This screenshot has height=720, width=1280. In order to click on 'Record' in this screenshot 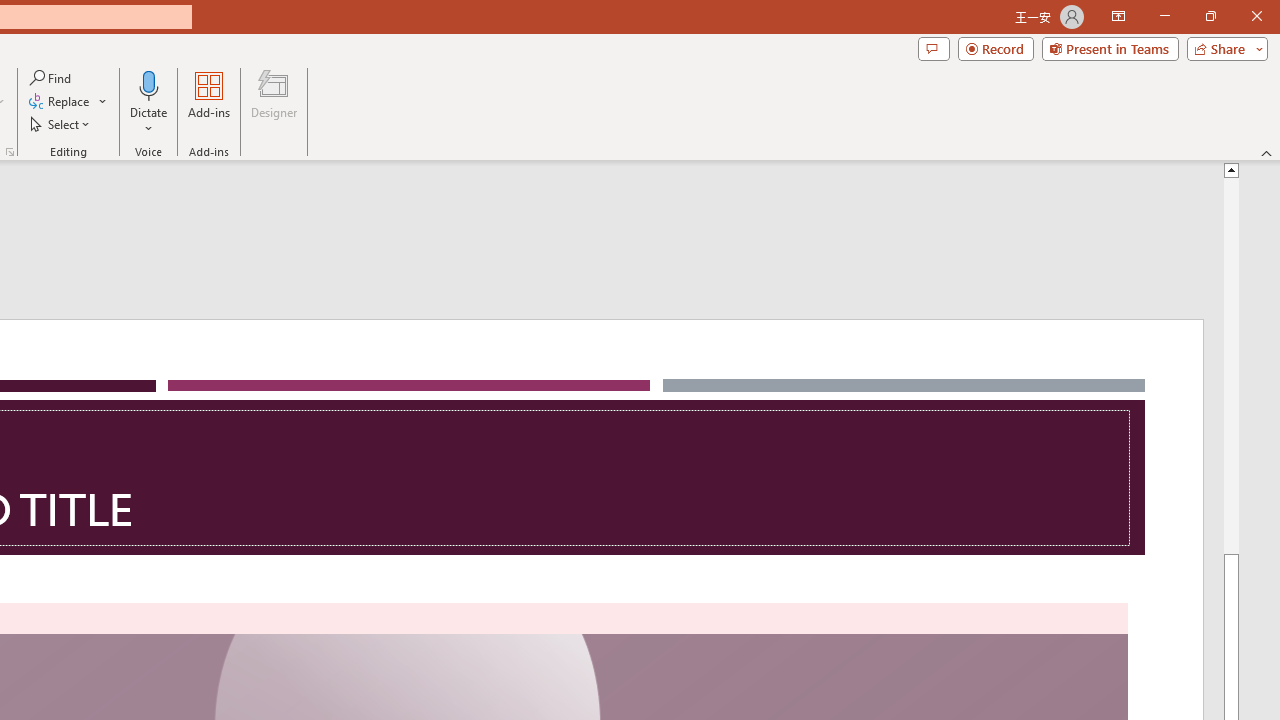, I will do `click(995, 47)`.